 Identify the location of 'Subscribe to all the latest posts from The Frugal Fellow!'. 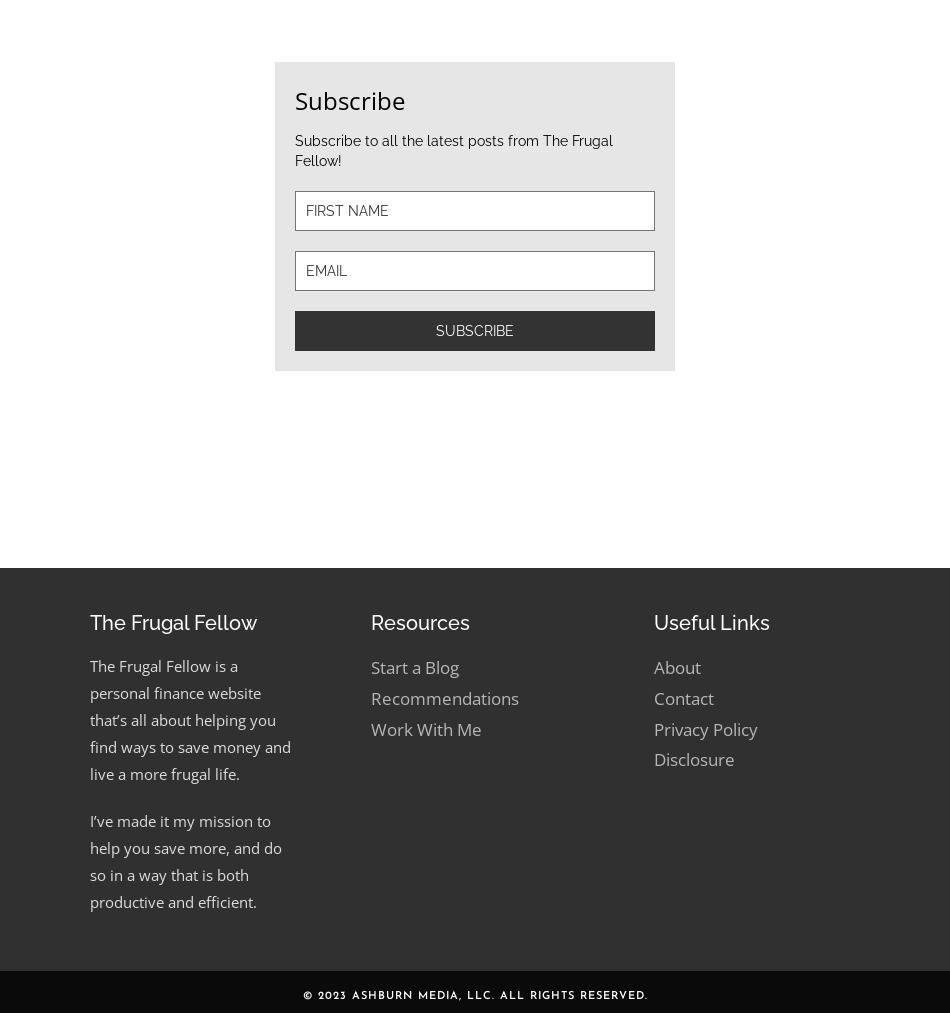
(453, 712).